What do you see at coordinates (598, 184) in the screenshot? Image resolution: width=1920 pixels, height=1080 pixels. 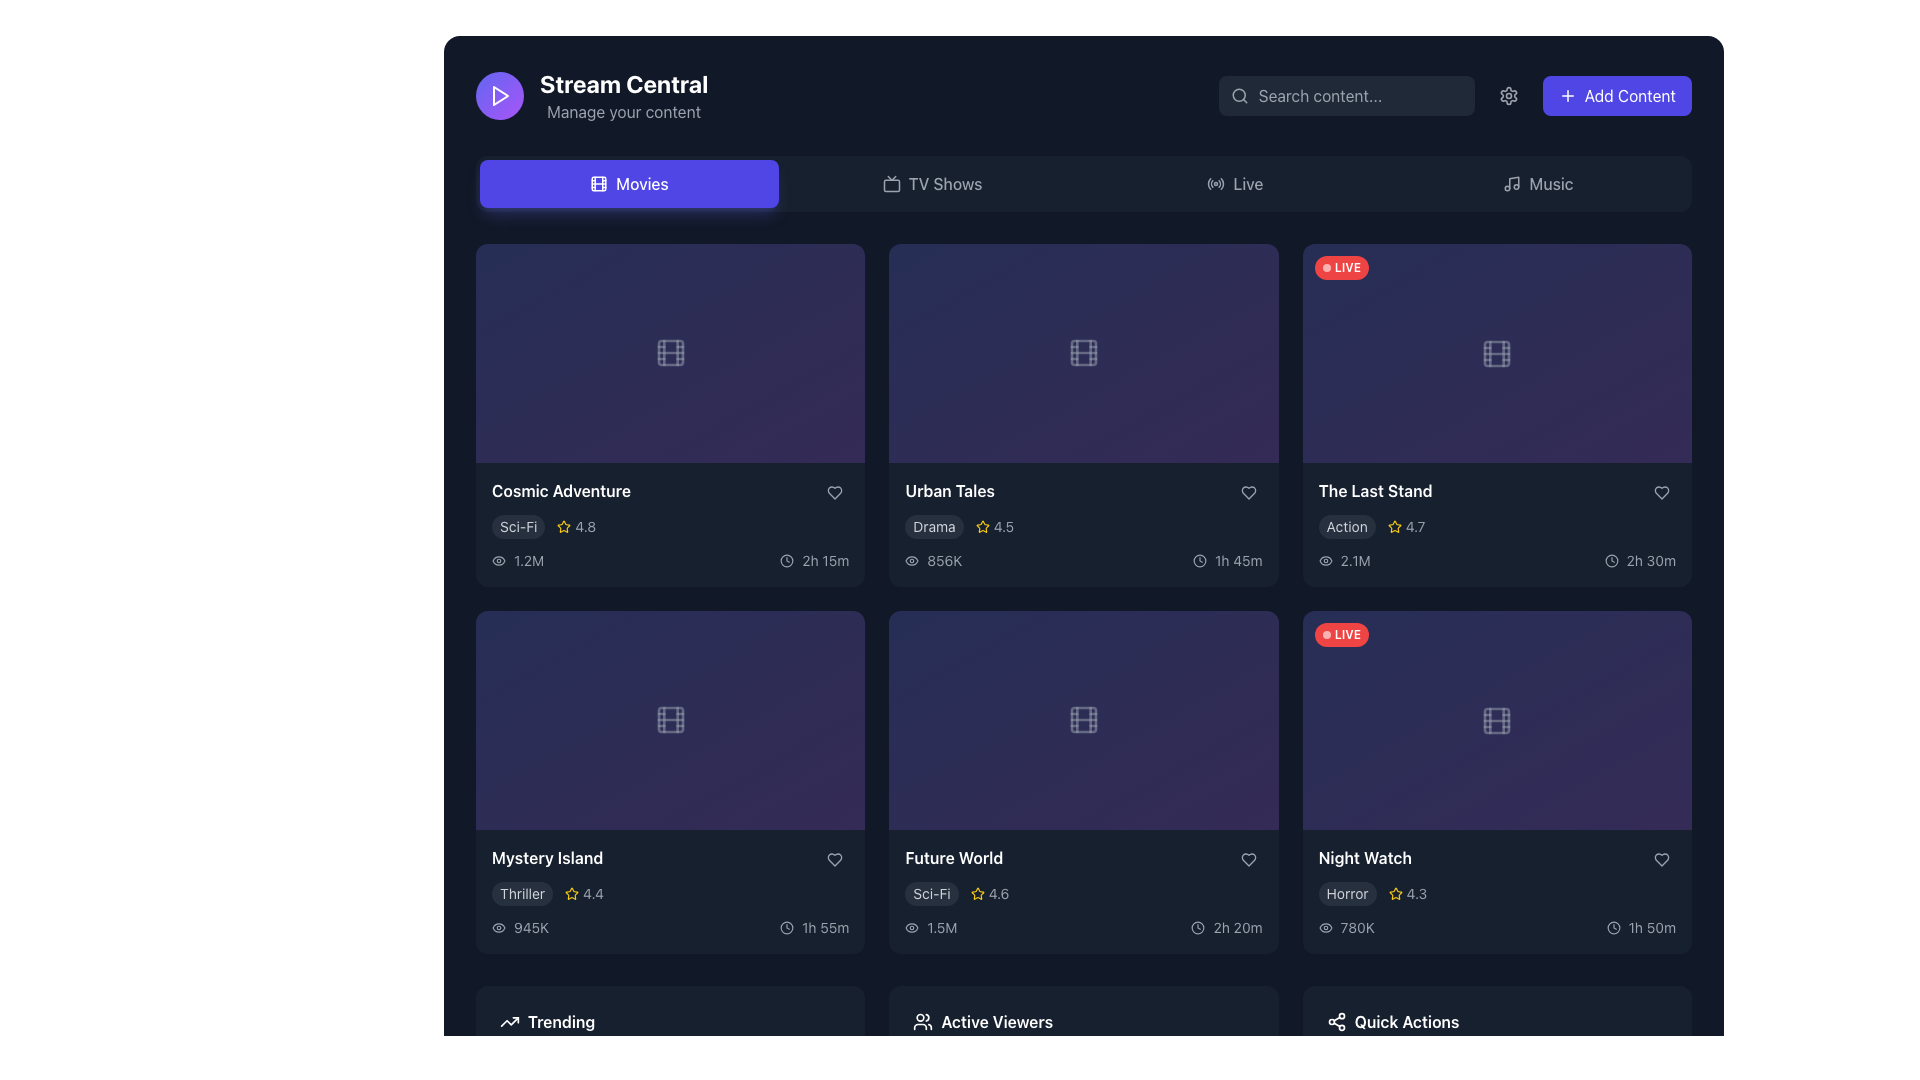 I see `the graphical icon component, which is a rectangular shape with rounded corners, representing a movie reel, located in the upper-left section of the interface within the Movies section` at bounding box center [598, 184].